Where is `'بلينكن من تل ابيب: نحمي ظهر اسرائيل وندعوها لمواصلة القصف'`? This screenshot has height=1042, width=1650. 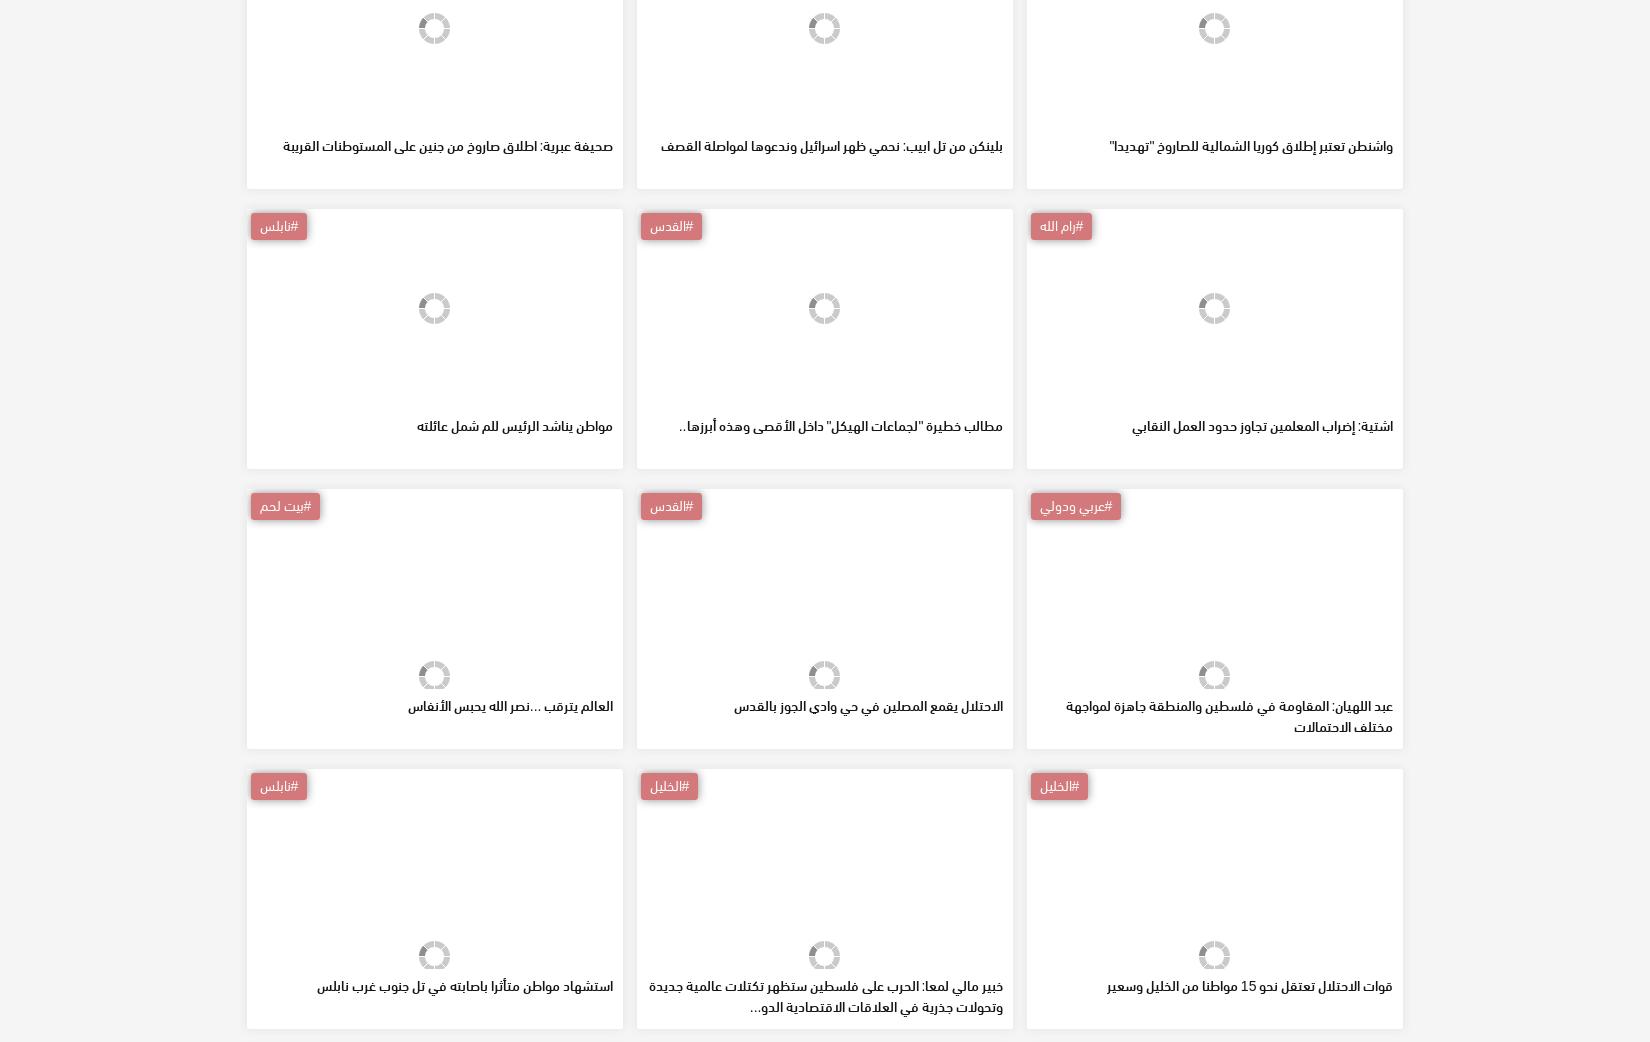 'بلينكن من تل ابيب: نحمي ظهر اسرائيل وندعوها لمواصلة القصف' is located at coordinates (831, 289).